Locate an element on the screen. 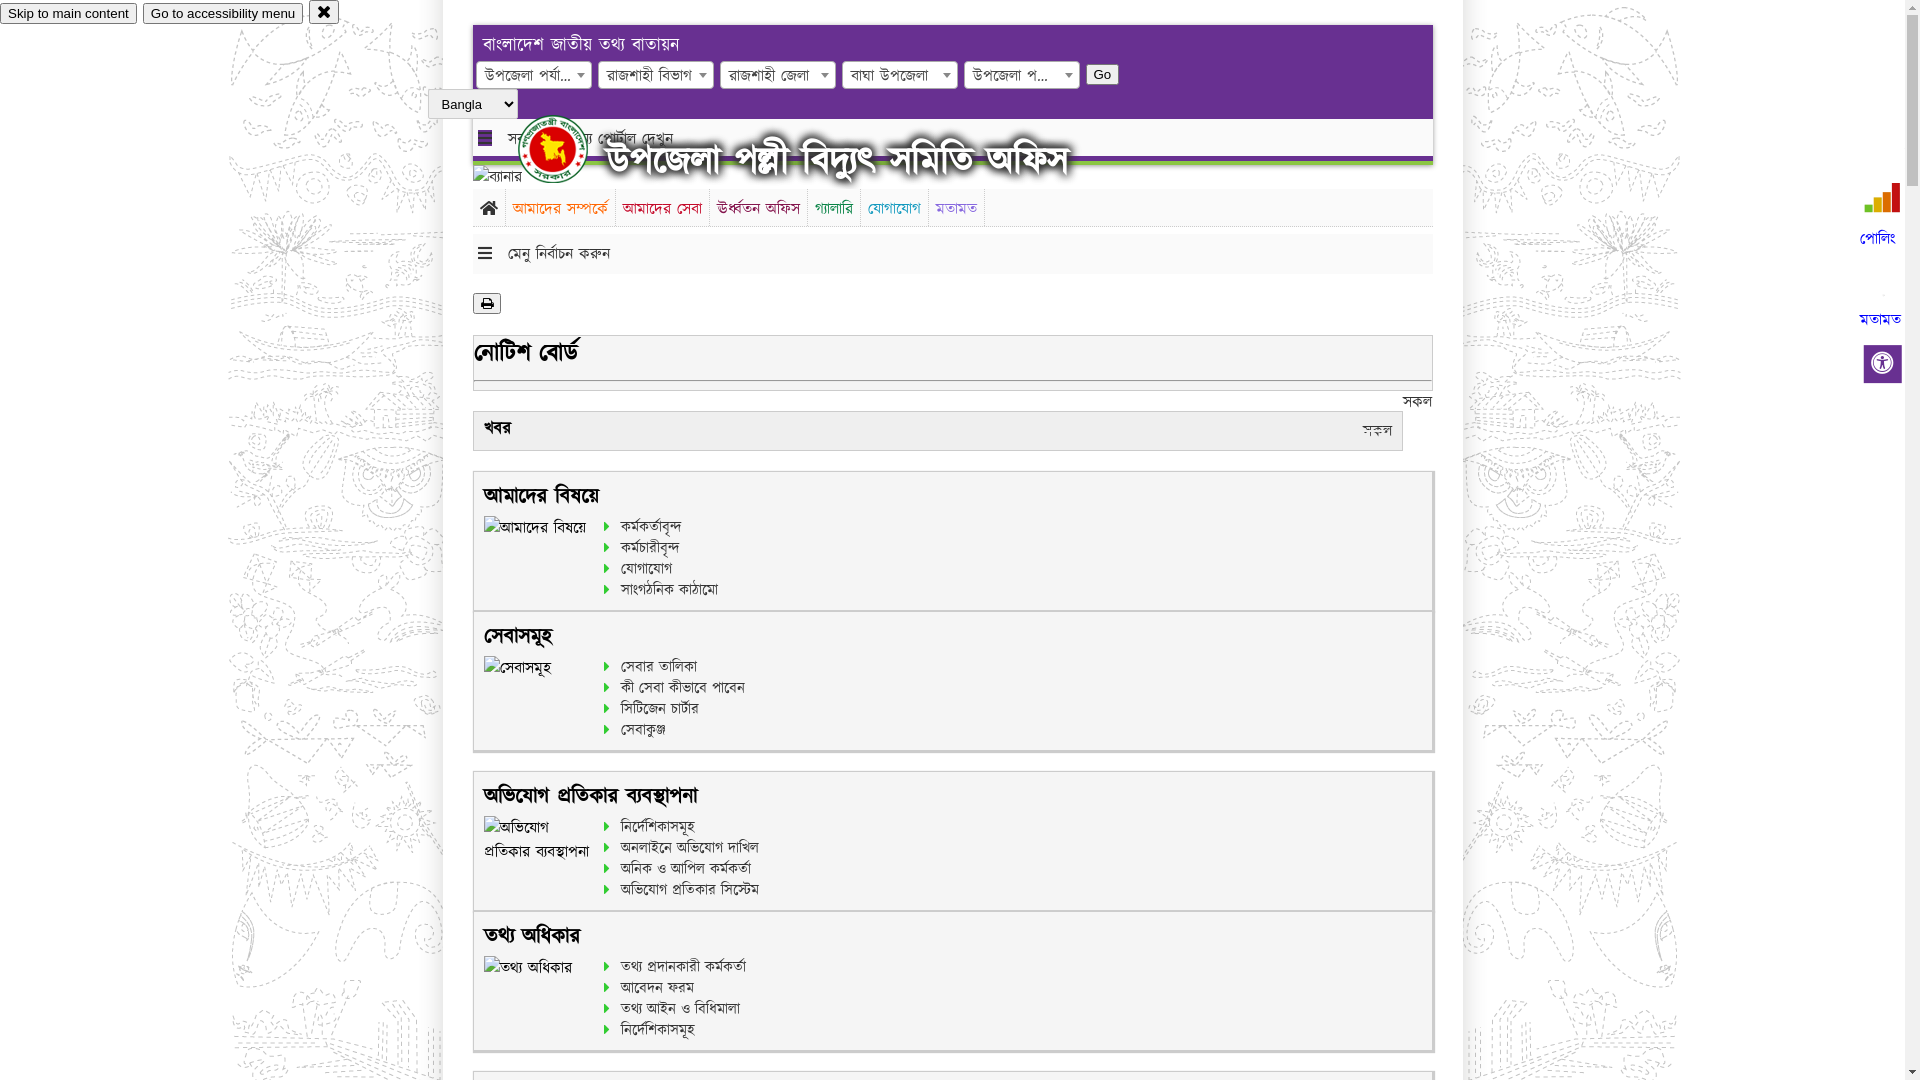  'close' is located at coordinates (307, 11).